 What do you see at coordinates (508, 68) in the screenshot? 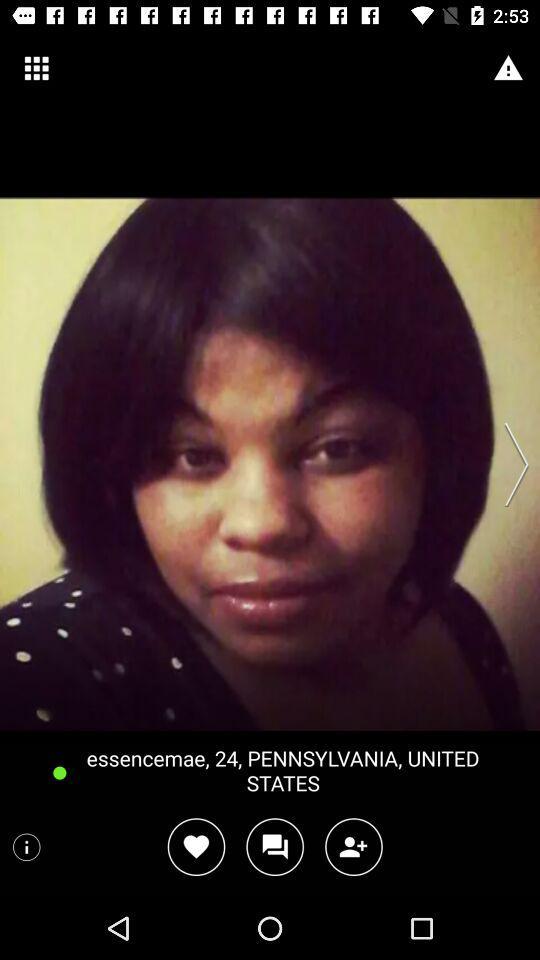
I see `the icon at the top right corner` at bounding box center [508, 68].